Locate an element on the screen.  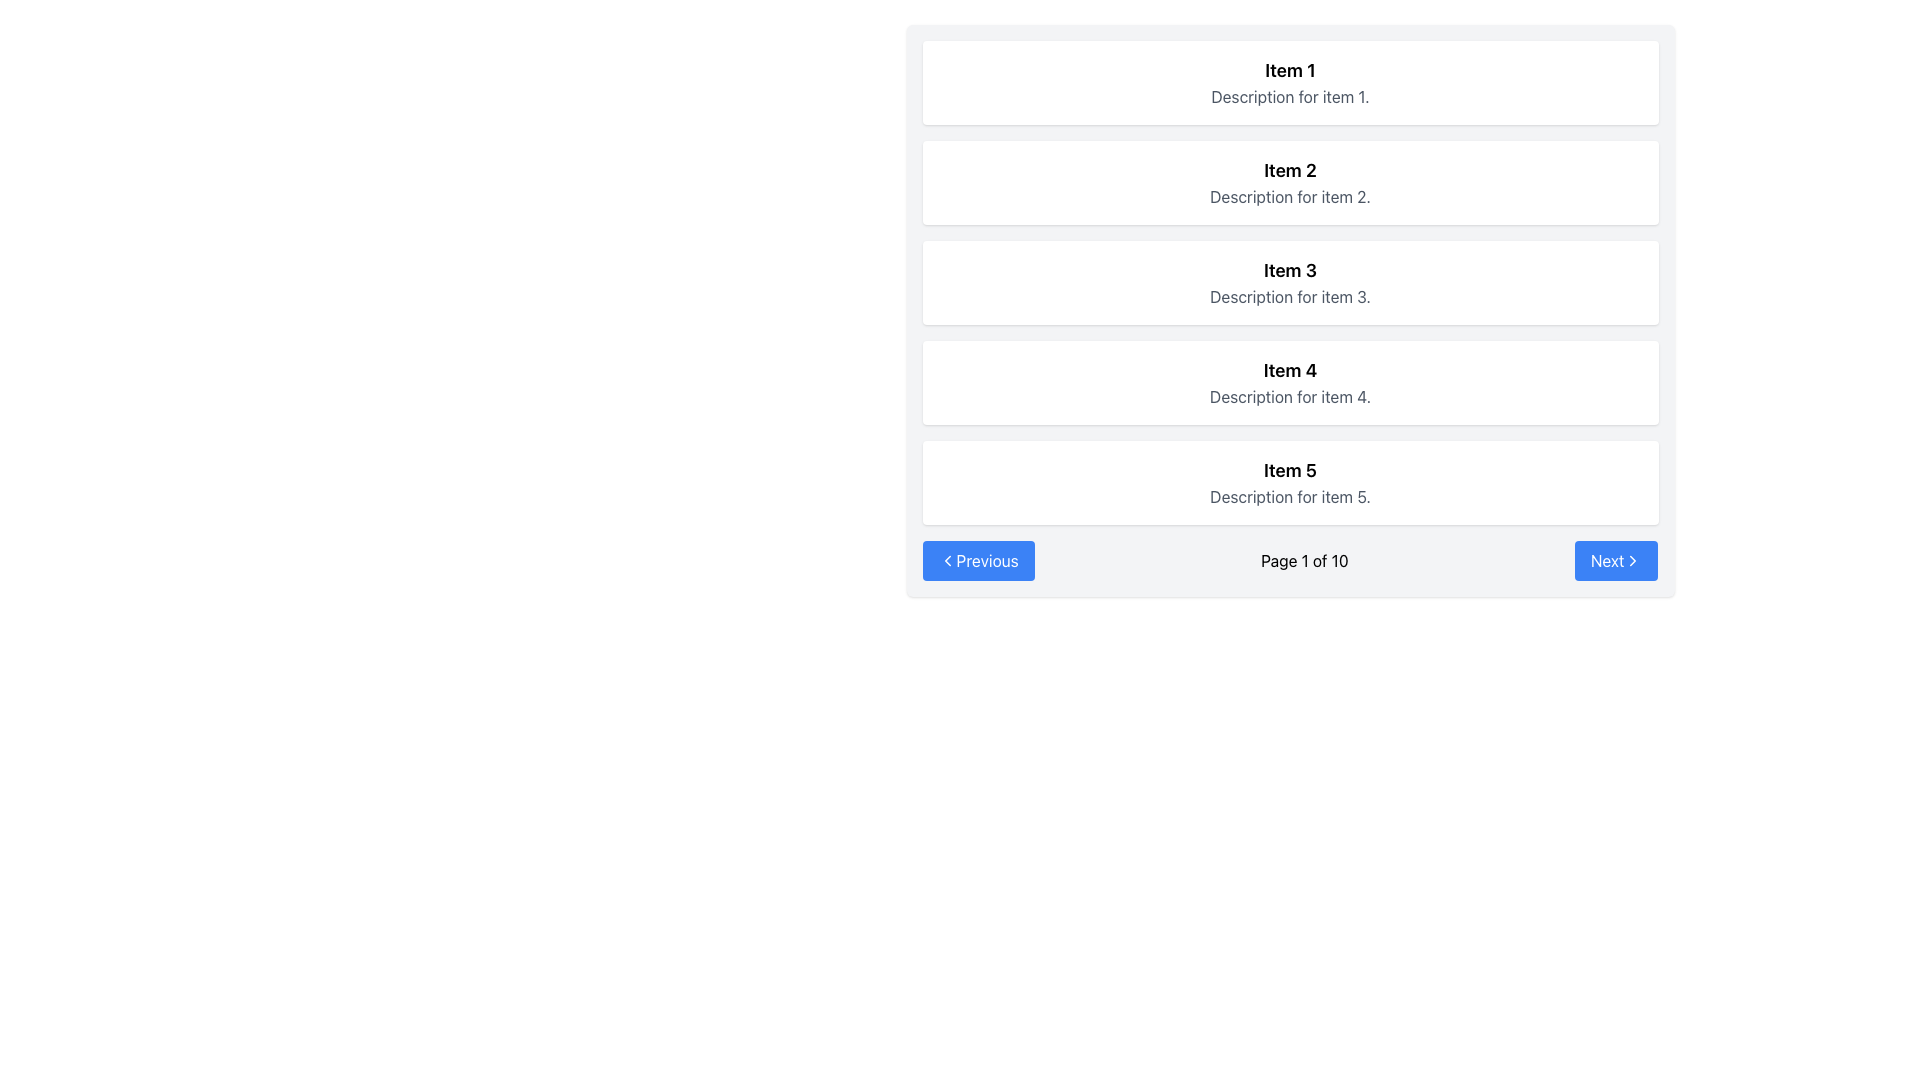
the 'Previous' button, which has a blue background and white text with a left-pointing arrow is located at coordinates (978, 560).